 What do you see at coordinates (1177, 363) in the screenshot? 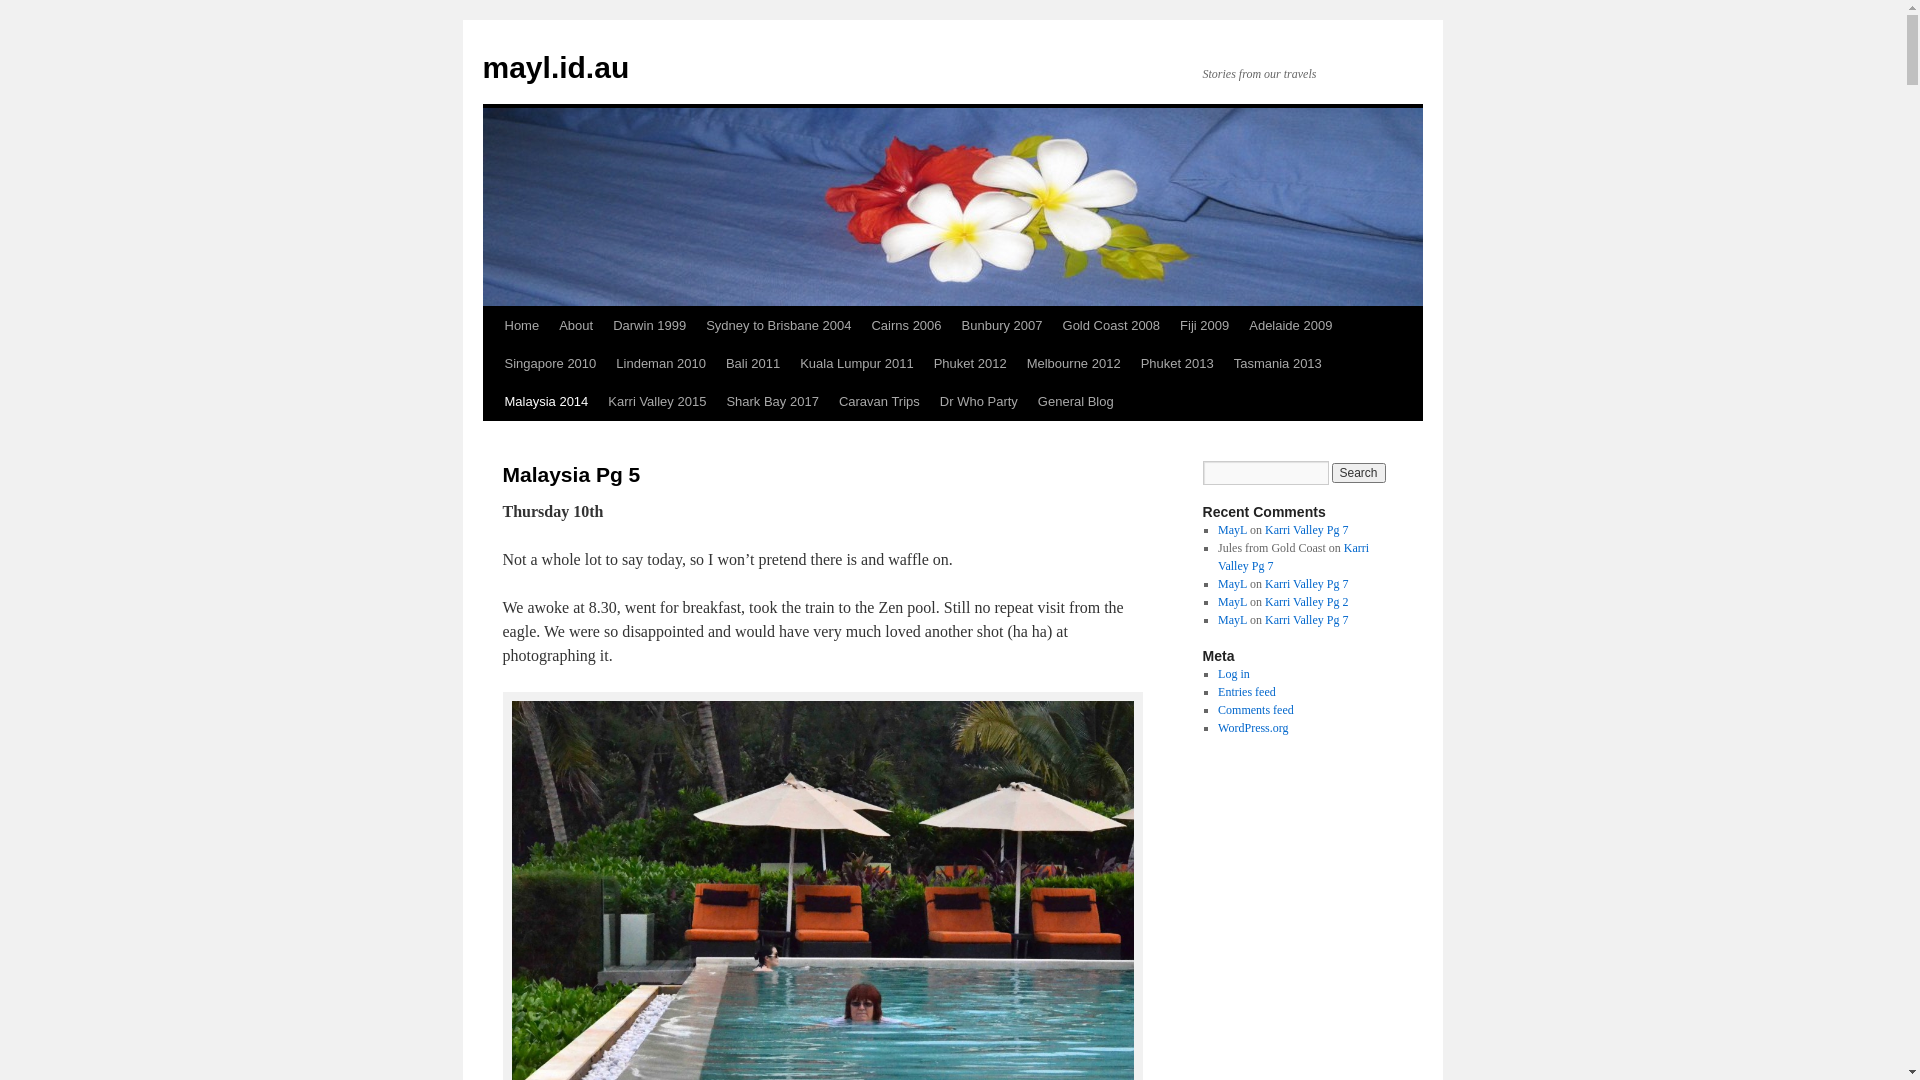
I see `'Phuket 2013'` at bounding box center [1177, 363].